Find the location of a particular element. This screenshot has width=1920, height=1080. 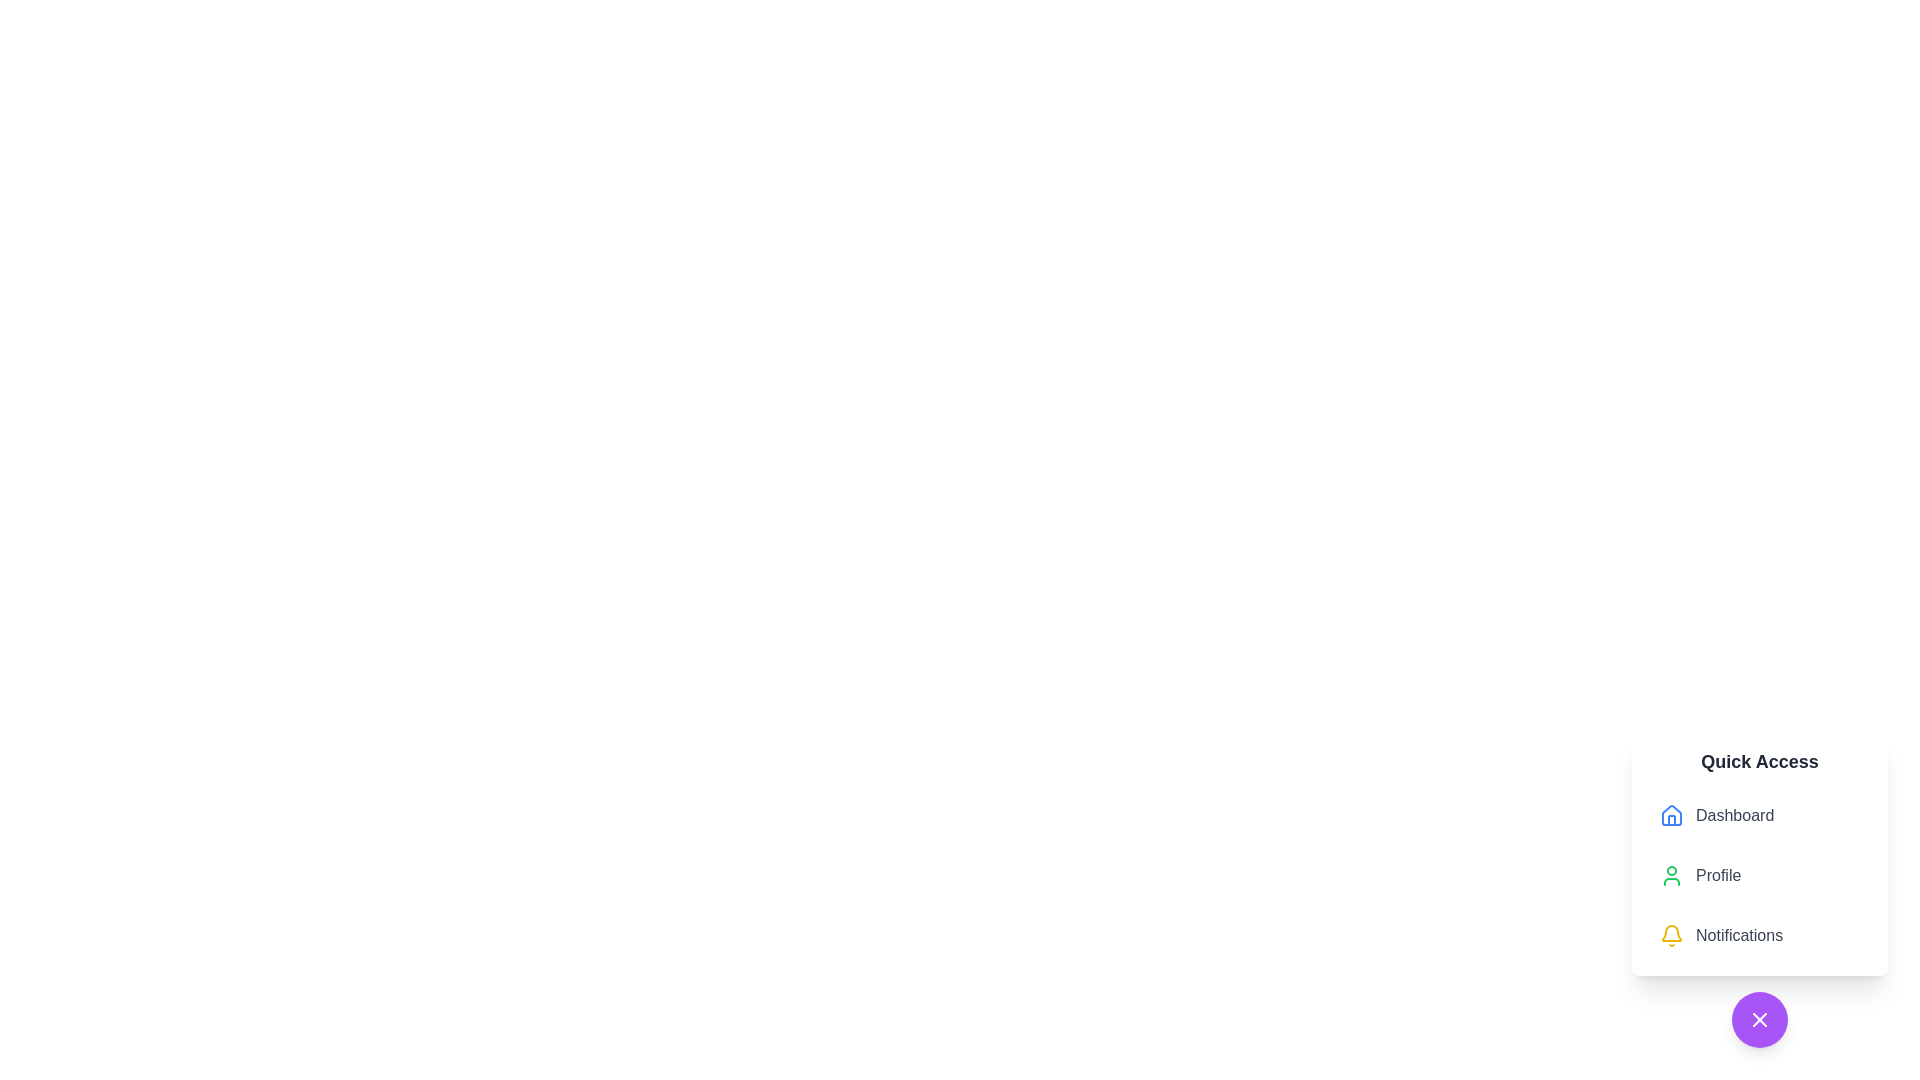

the green-stroke SVG icon of a user silhouette located to the left of the 'Profile' label in the 'Quick Access' vertical menu is located at coordinates (1671, 874).